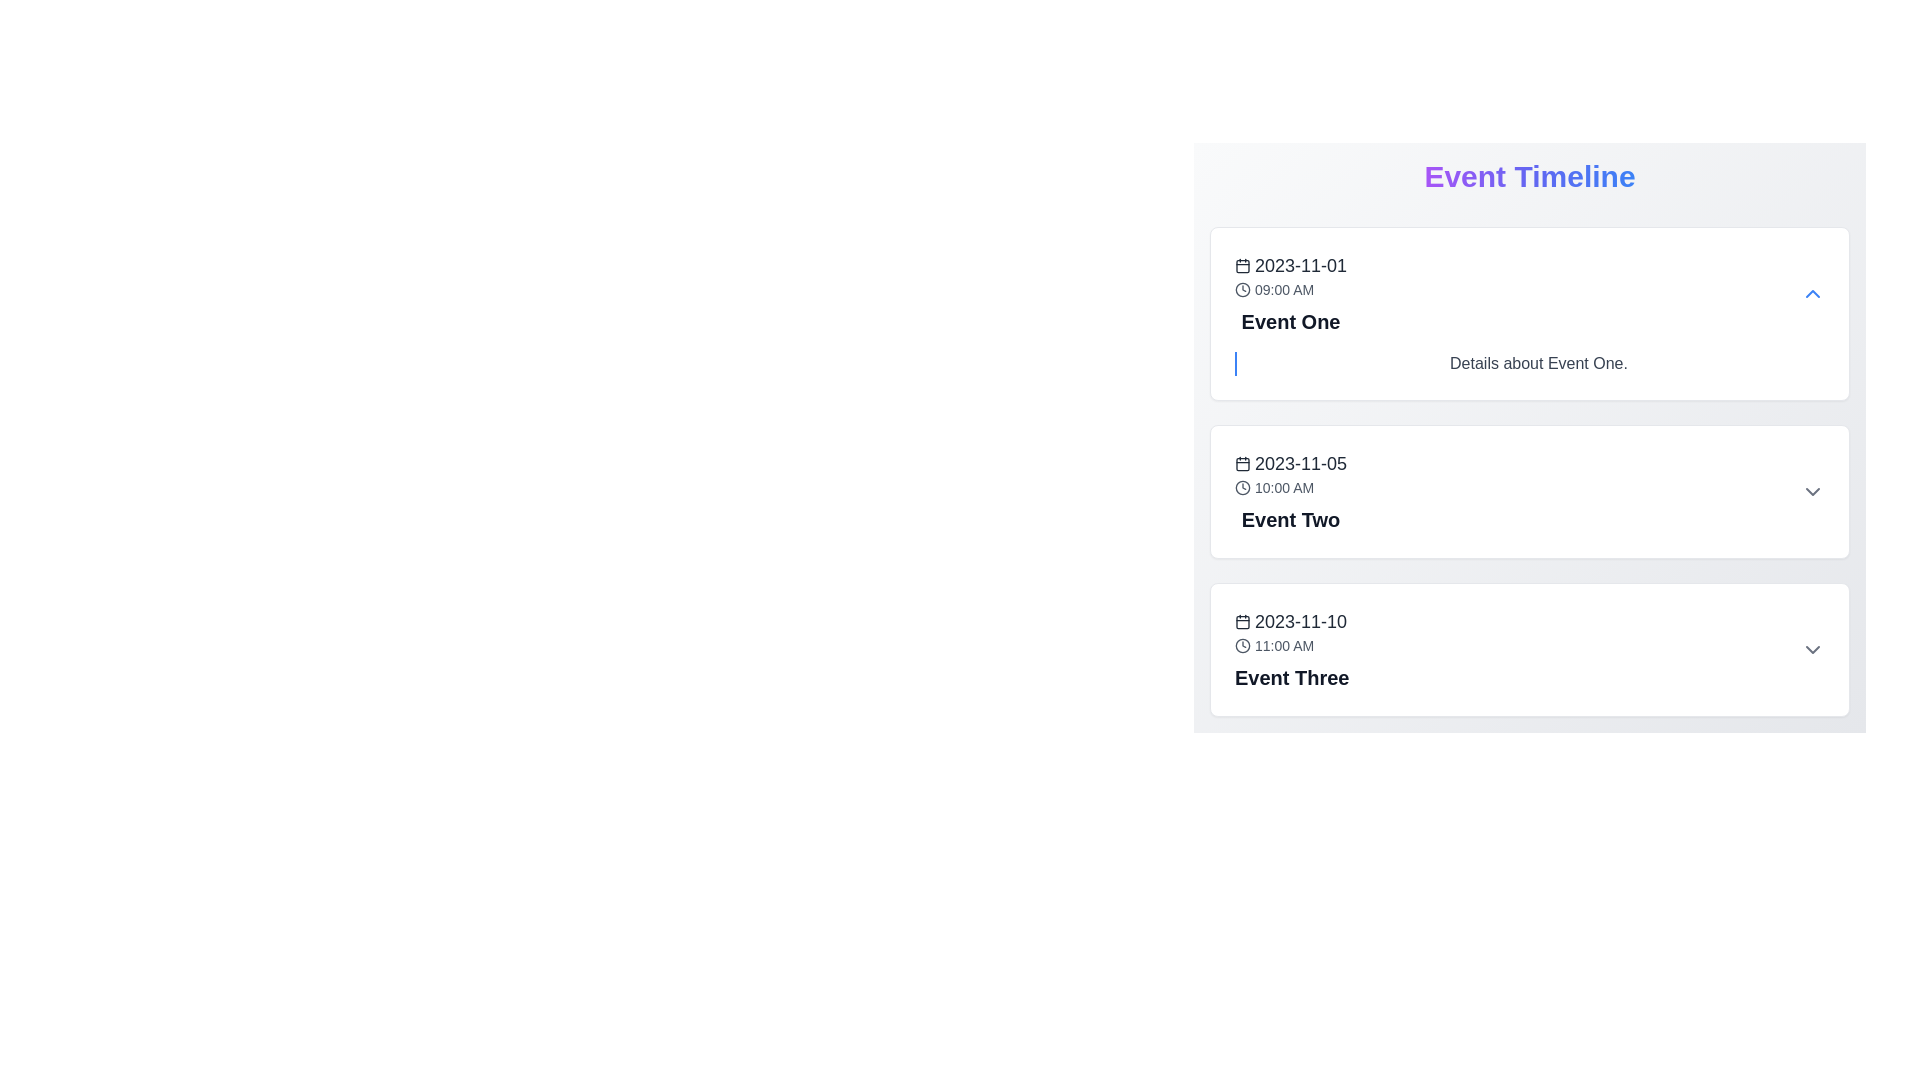 The image size is (1920, 1080). I want to click on the outermost circular component of the clock icon, which is an SVG circle located in the top-left corner of the timeline card for Event One, so click(1242, 289).